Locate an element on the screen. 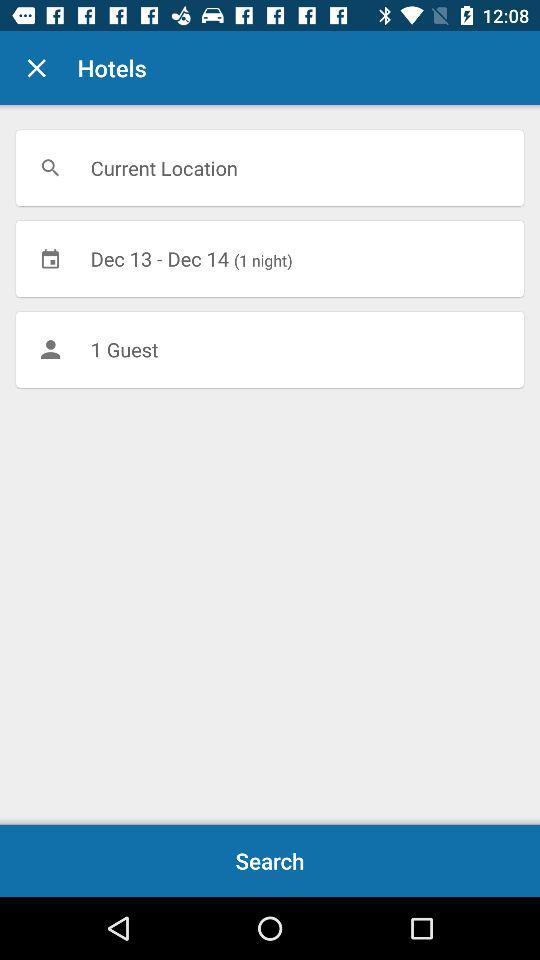  item to the left of hotels icon is located at coordinates (36, 68).